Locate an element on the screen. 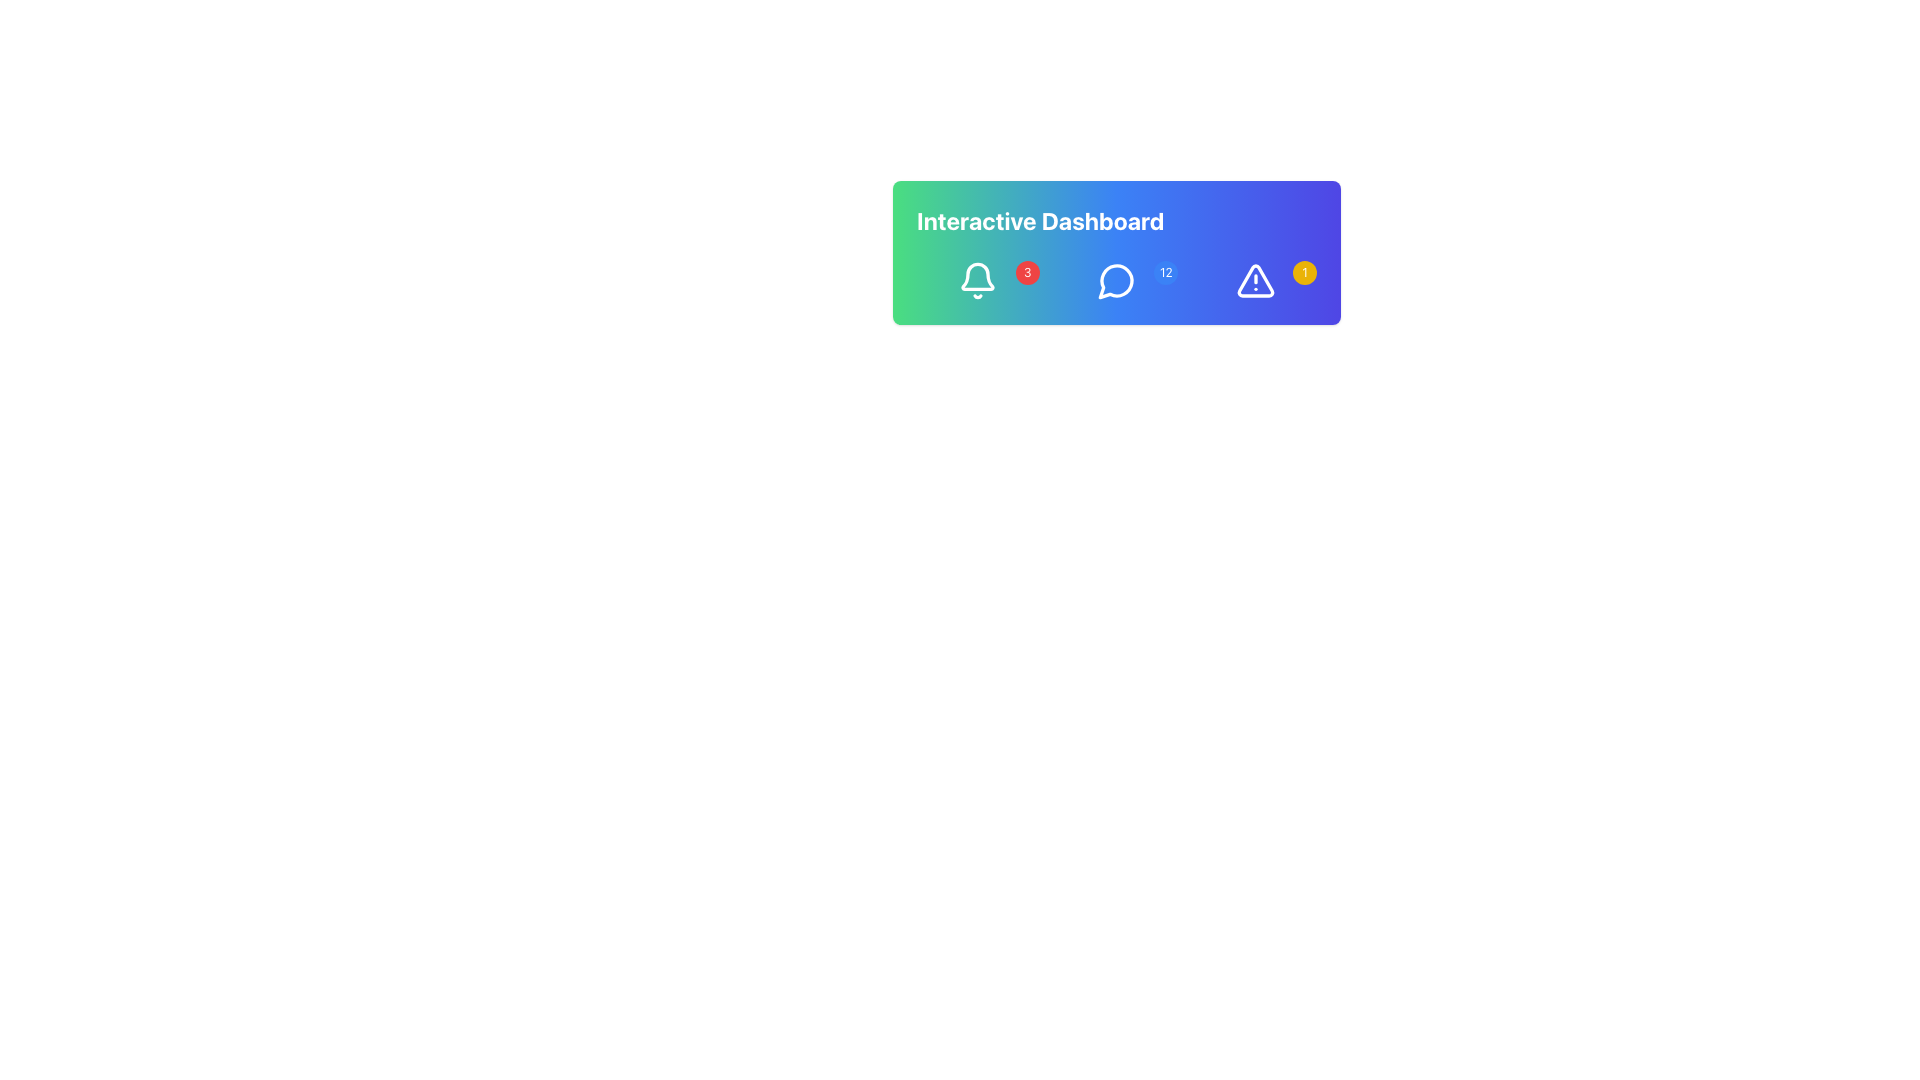 The width and height of the screenshot is (1920, 1080). the Notification Icon with Badge is located at coordinates (978, 281).